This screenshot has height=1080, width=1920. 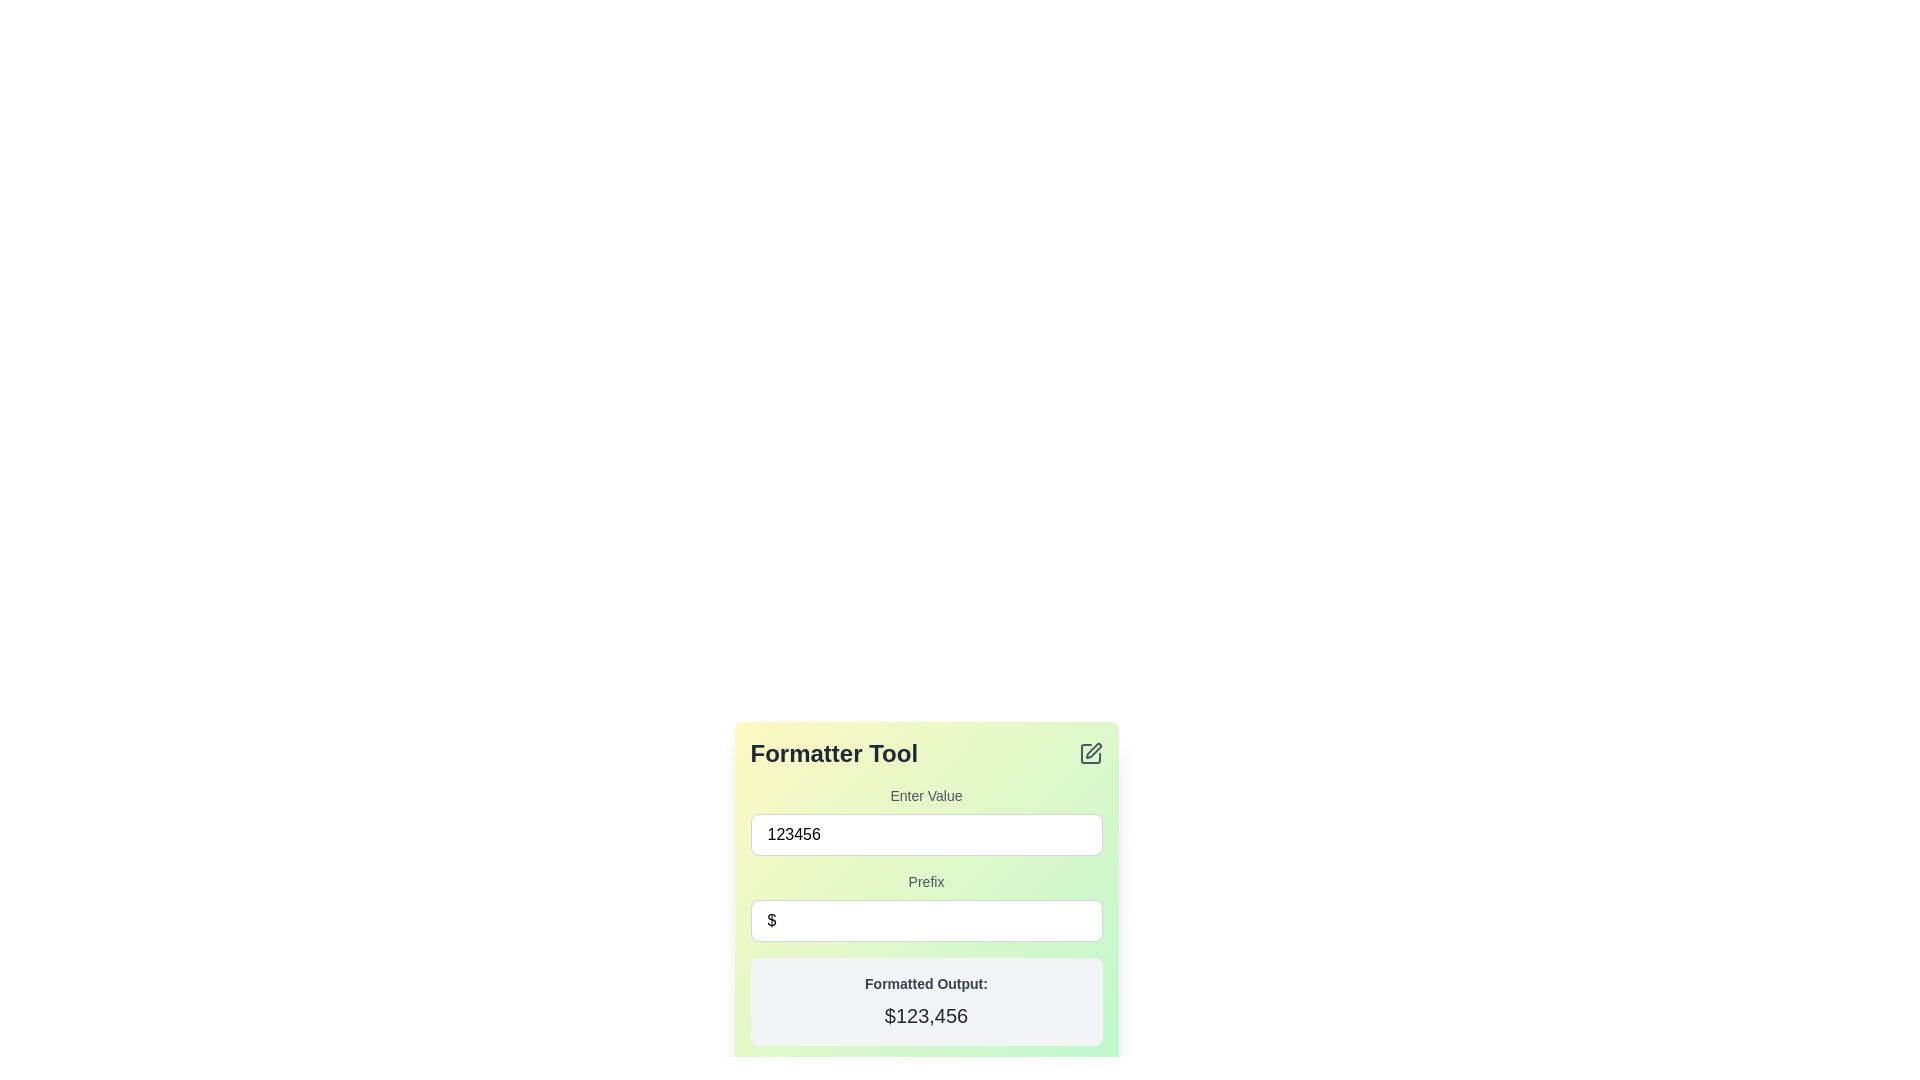 I want to click on displayed value from the static text label showing the formatted result '$123,456', which is located in a light gray box below 'Formatted Output:' in the lower region of the interface, so click(x=925, y=1015).